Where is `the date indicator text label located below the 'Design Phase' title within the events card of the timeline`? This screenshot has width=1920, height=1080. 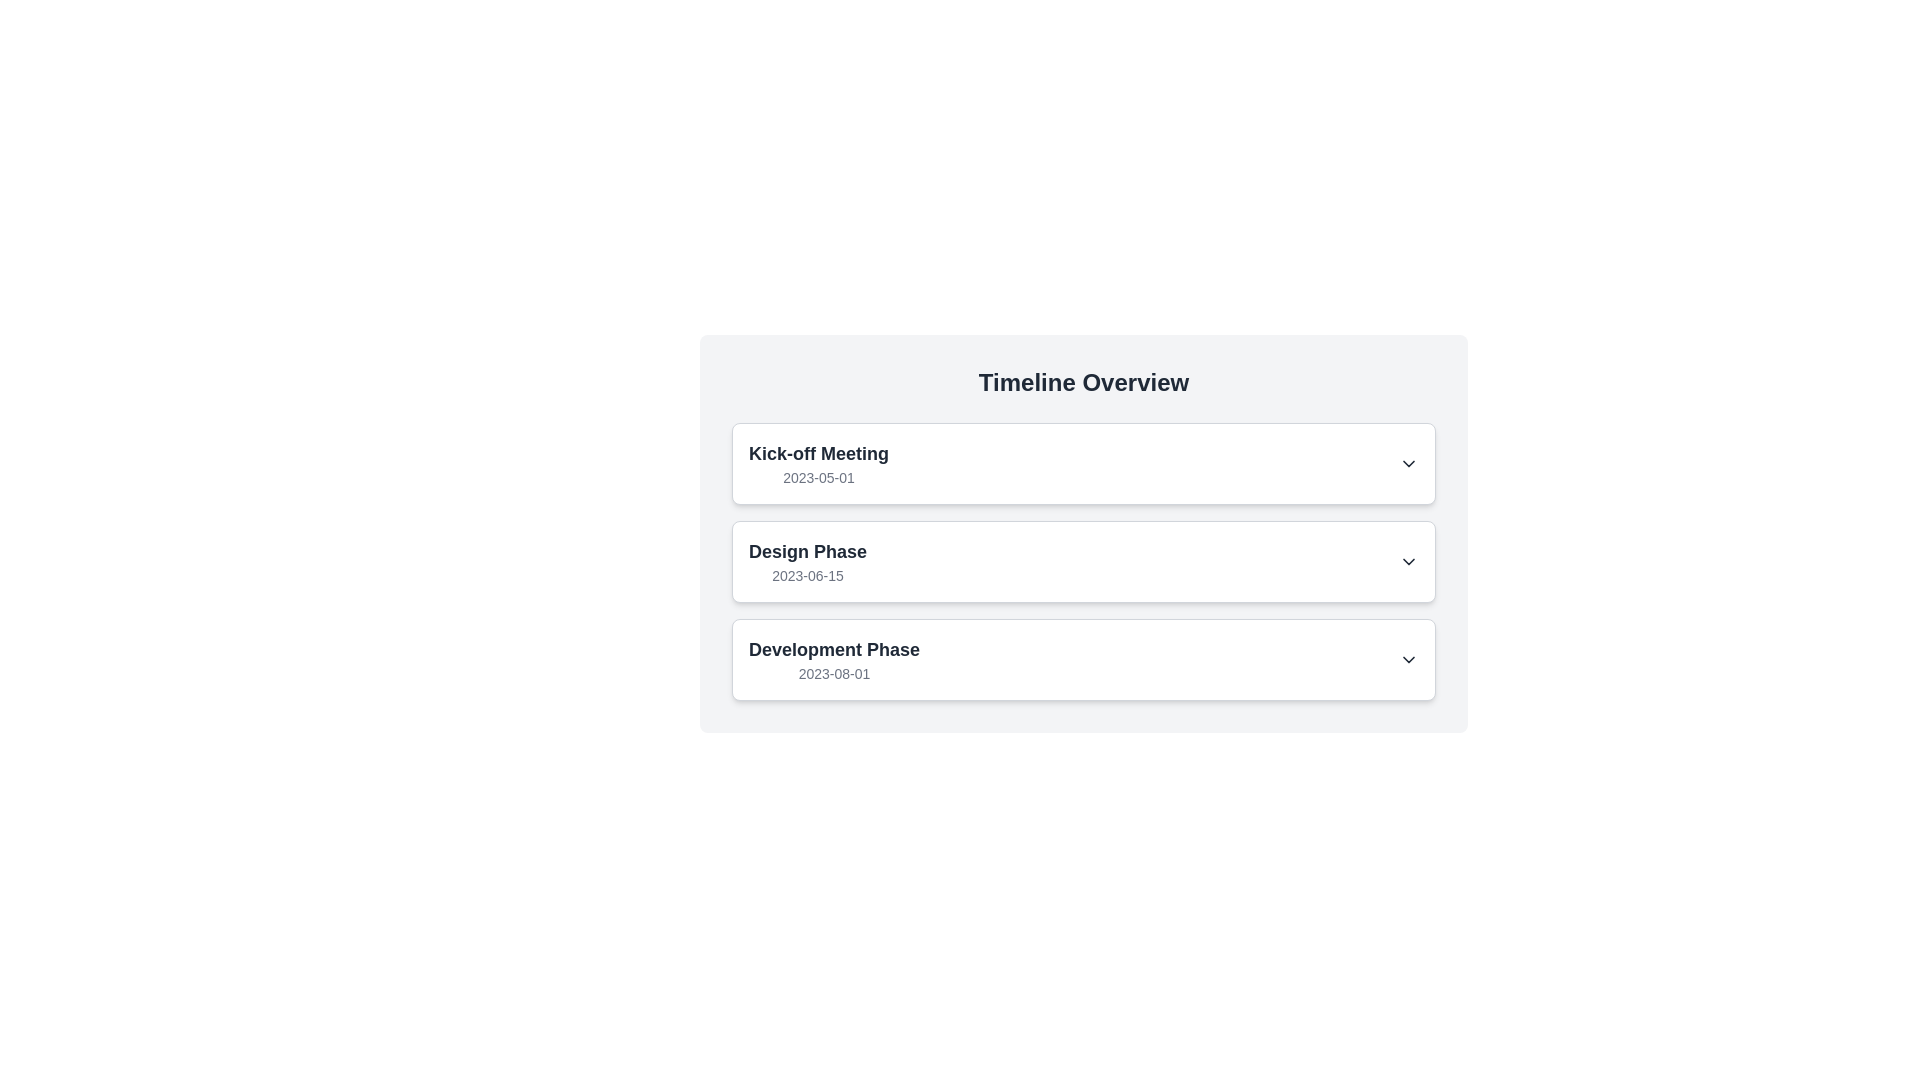 the date indicator text label located below the 'Design Phase' title within the events card of the timeline is located at coordinates (807, 575).